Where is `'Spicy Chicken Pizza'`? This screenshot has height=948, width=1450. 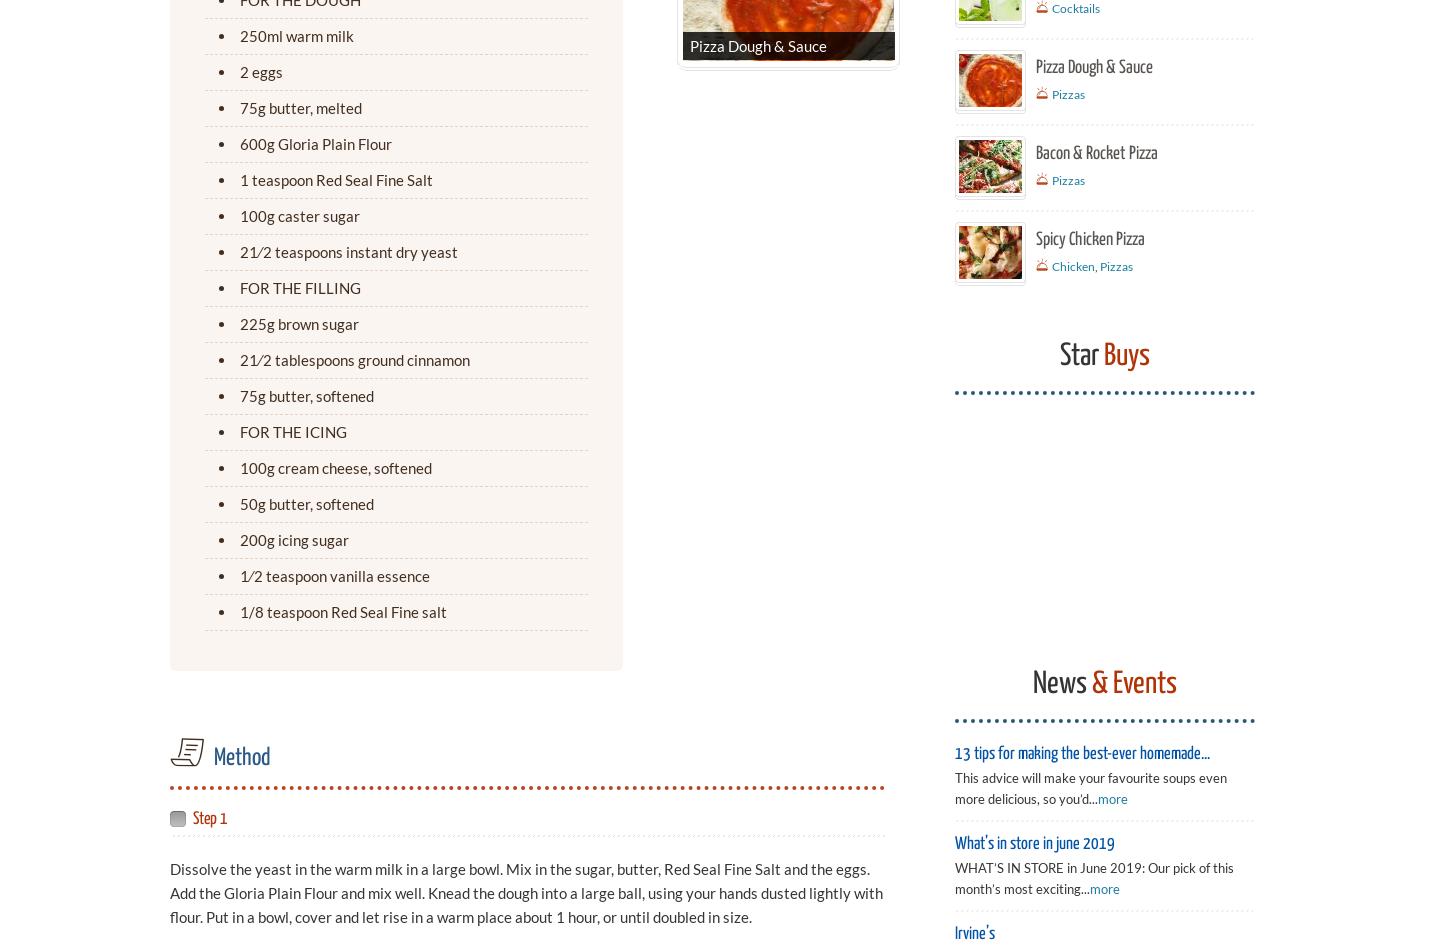 'Spicy Chicken Pizza' is located at coordinates (1089, 238).